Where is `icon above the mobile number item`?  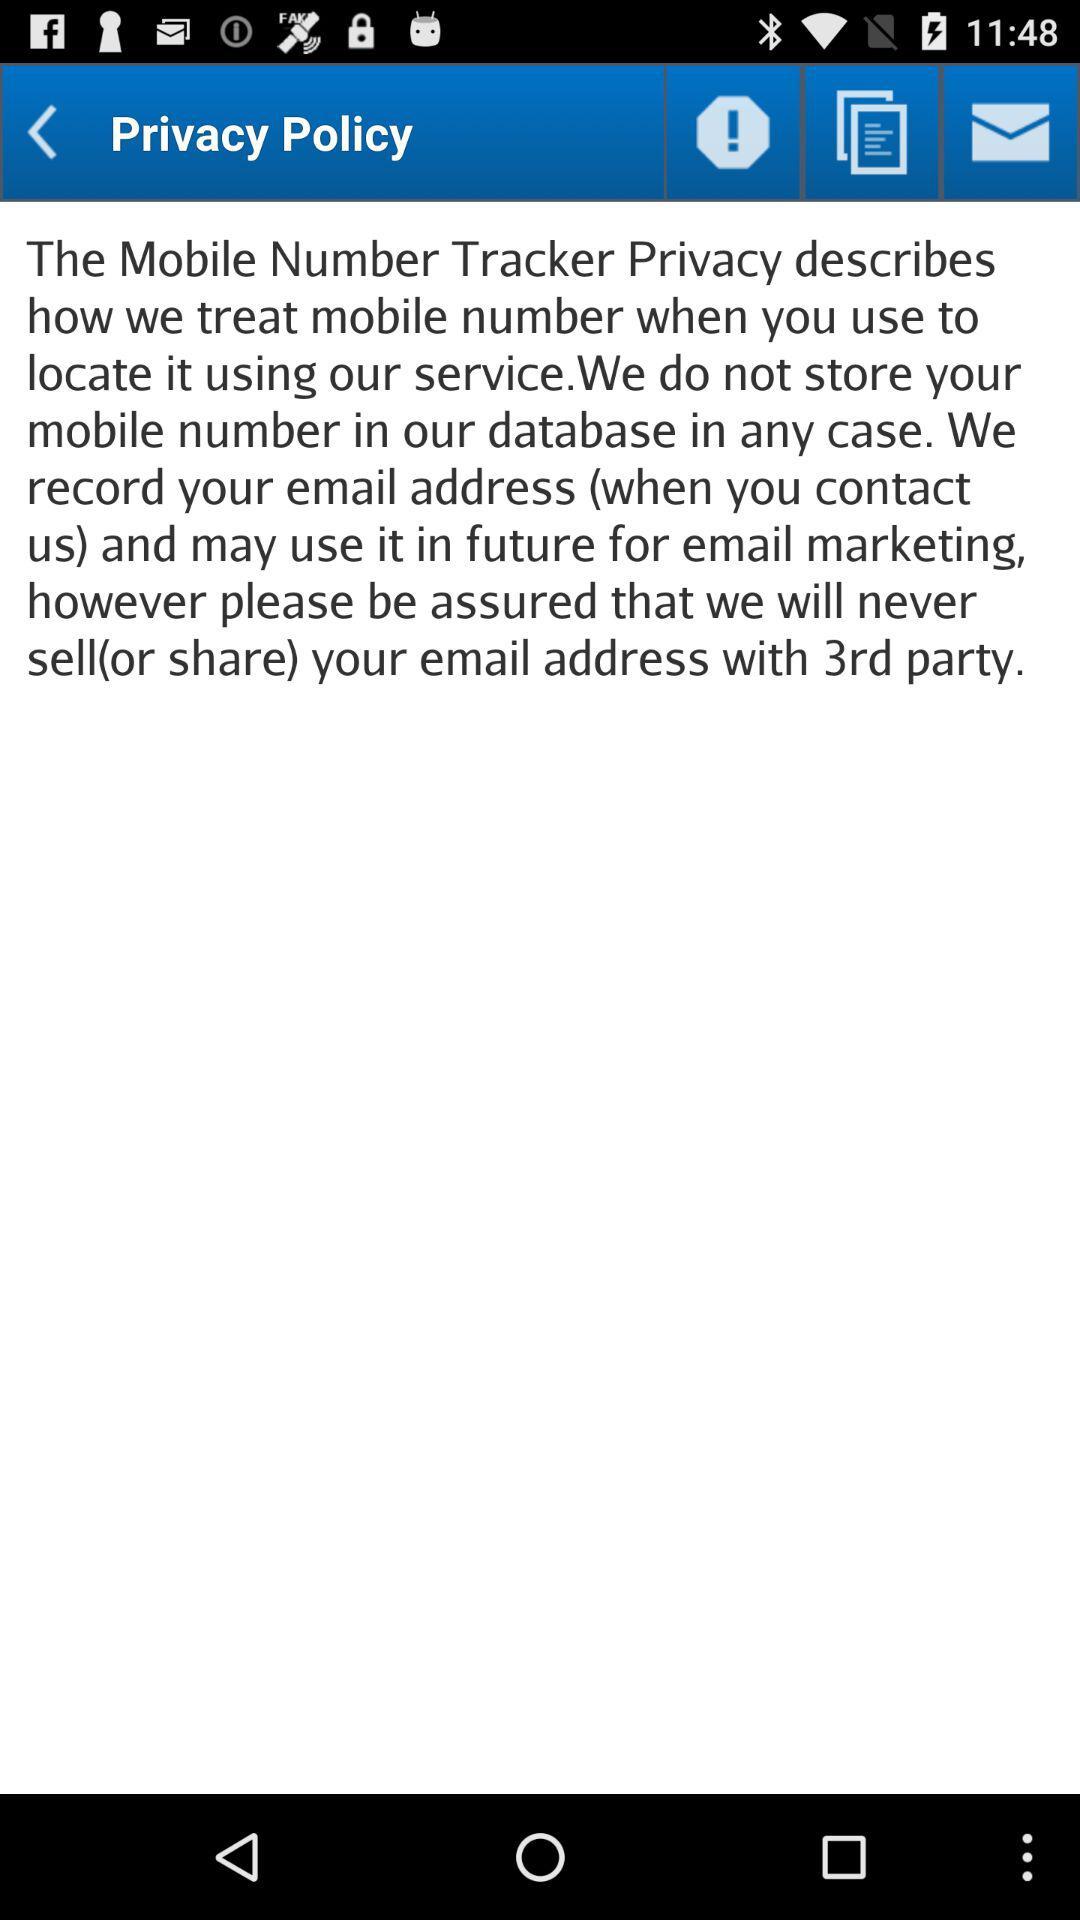
icon above the mobile number item is located at coordinates (733, 131).